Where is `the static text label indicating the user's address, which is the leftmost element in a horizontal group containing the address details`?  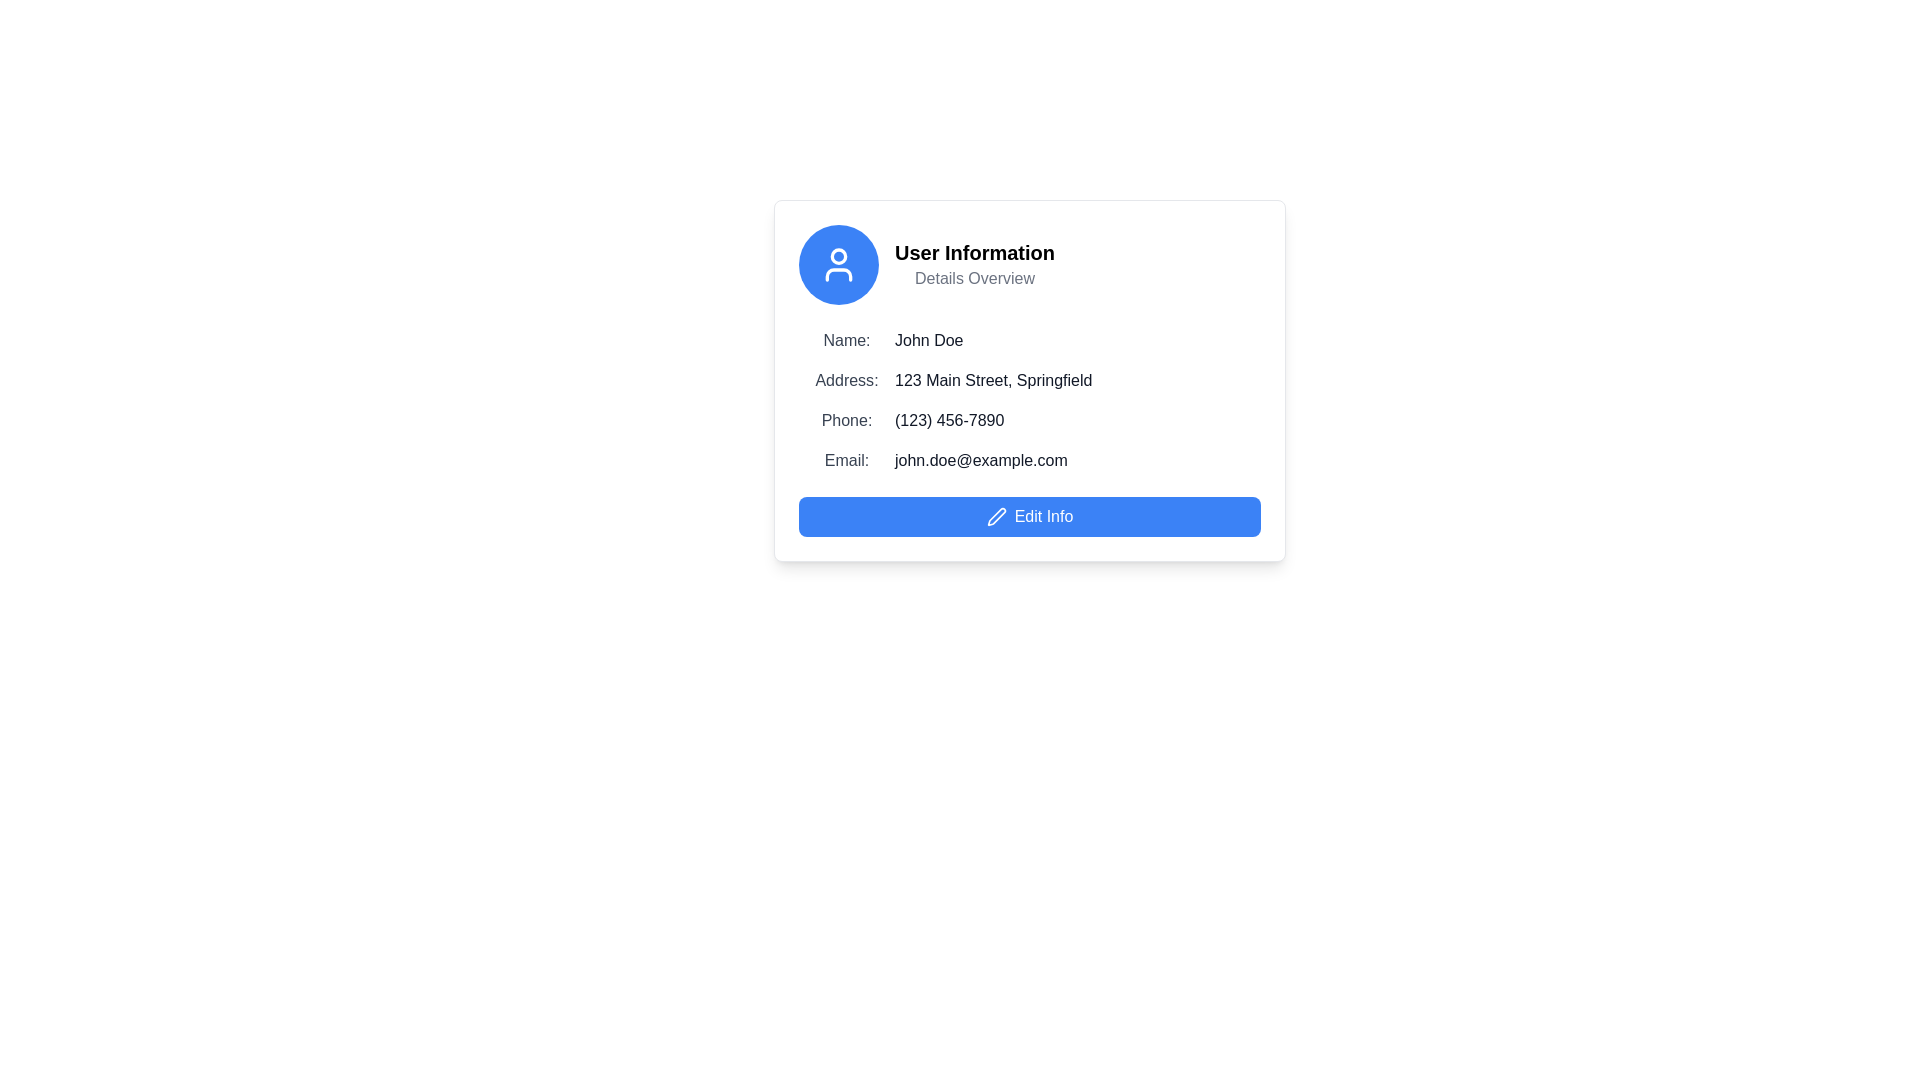 the static text label indicating the user's address, which is the leftmost element in a horizontal group containing the address details is located at coordinates (846, 381).